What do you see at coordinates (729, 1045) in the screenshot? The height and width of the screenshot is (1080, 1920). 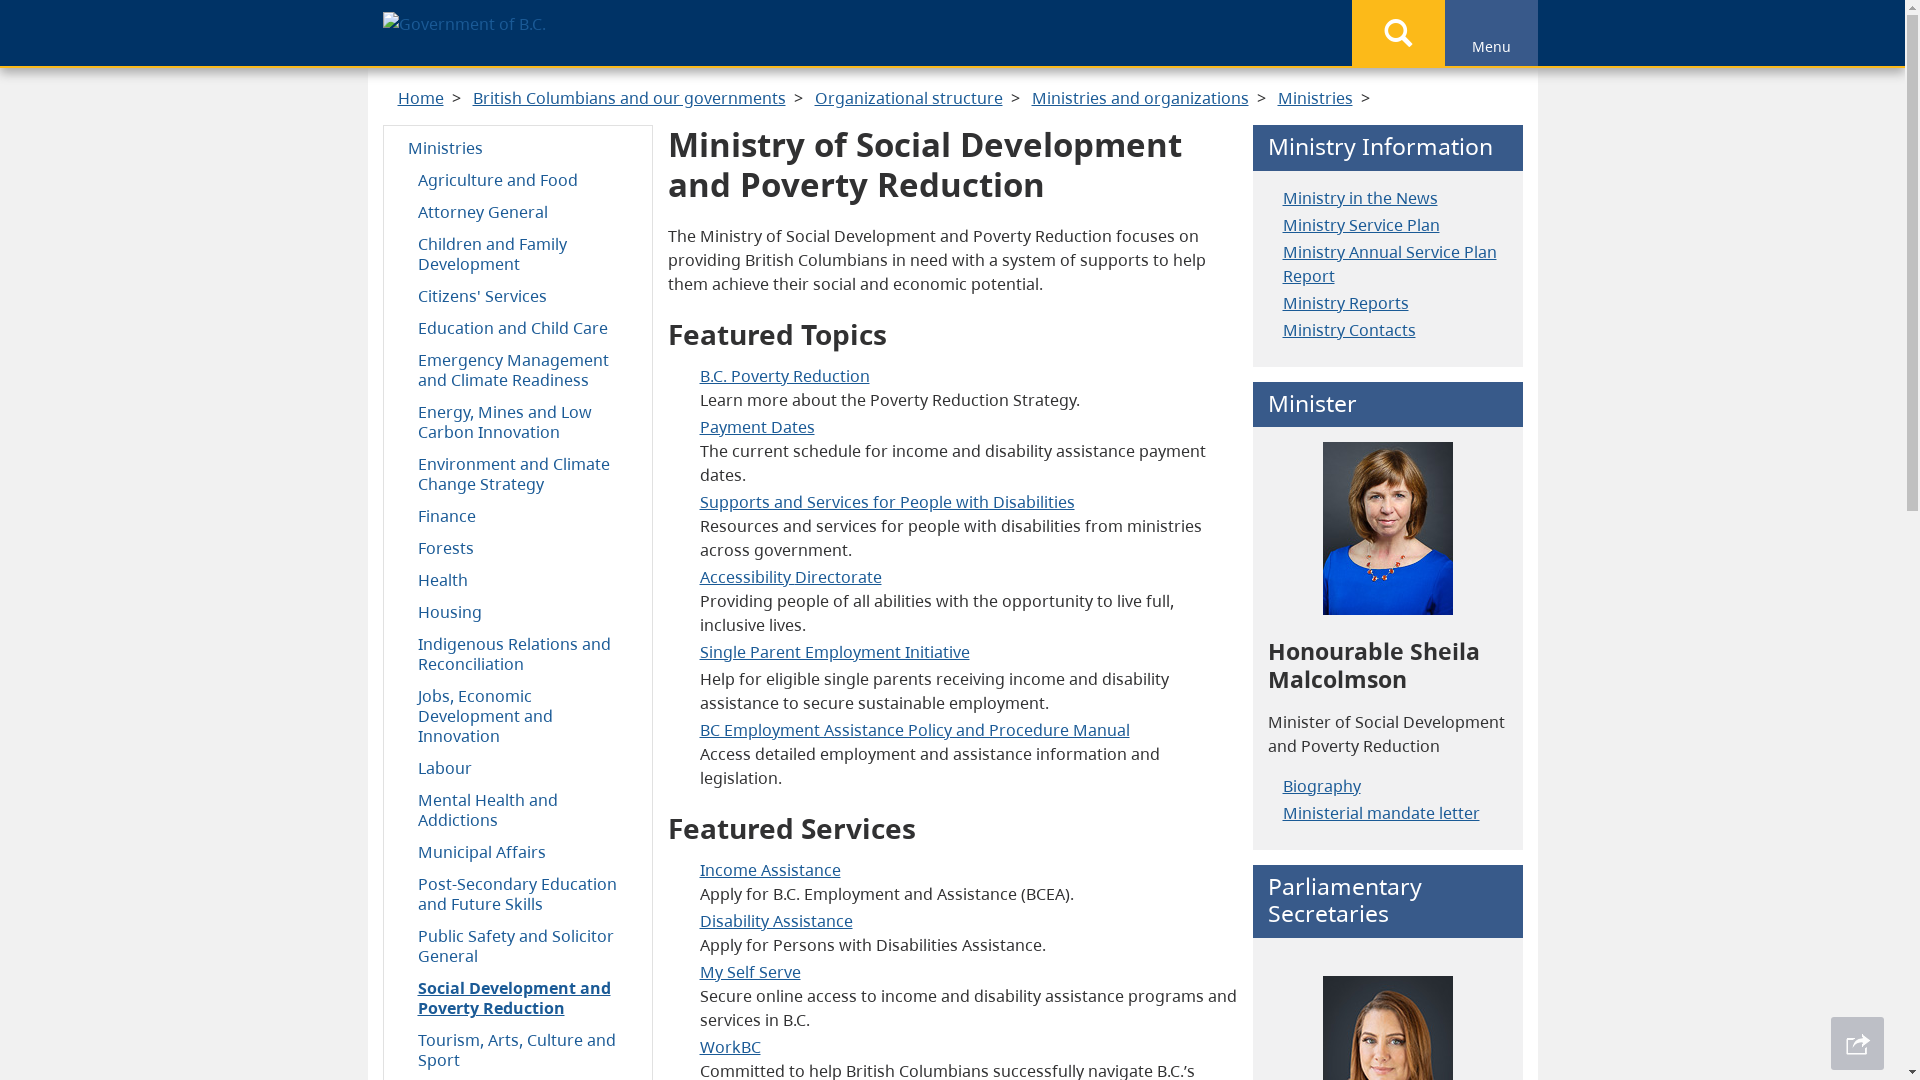 I see `'WorkBC'` at bounding box center [729, 1045].